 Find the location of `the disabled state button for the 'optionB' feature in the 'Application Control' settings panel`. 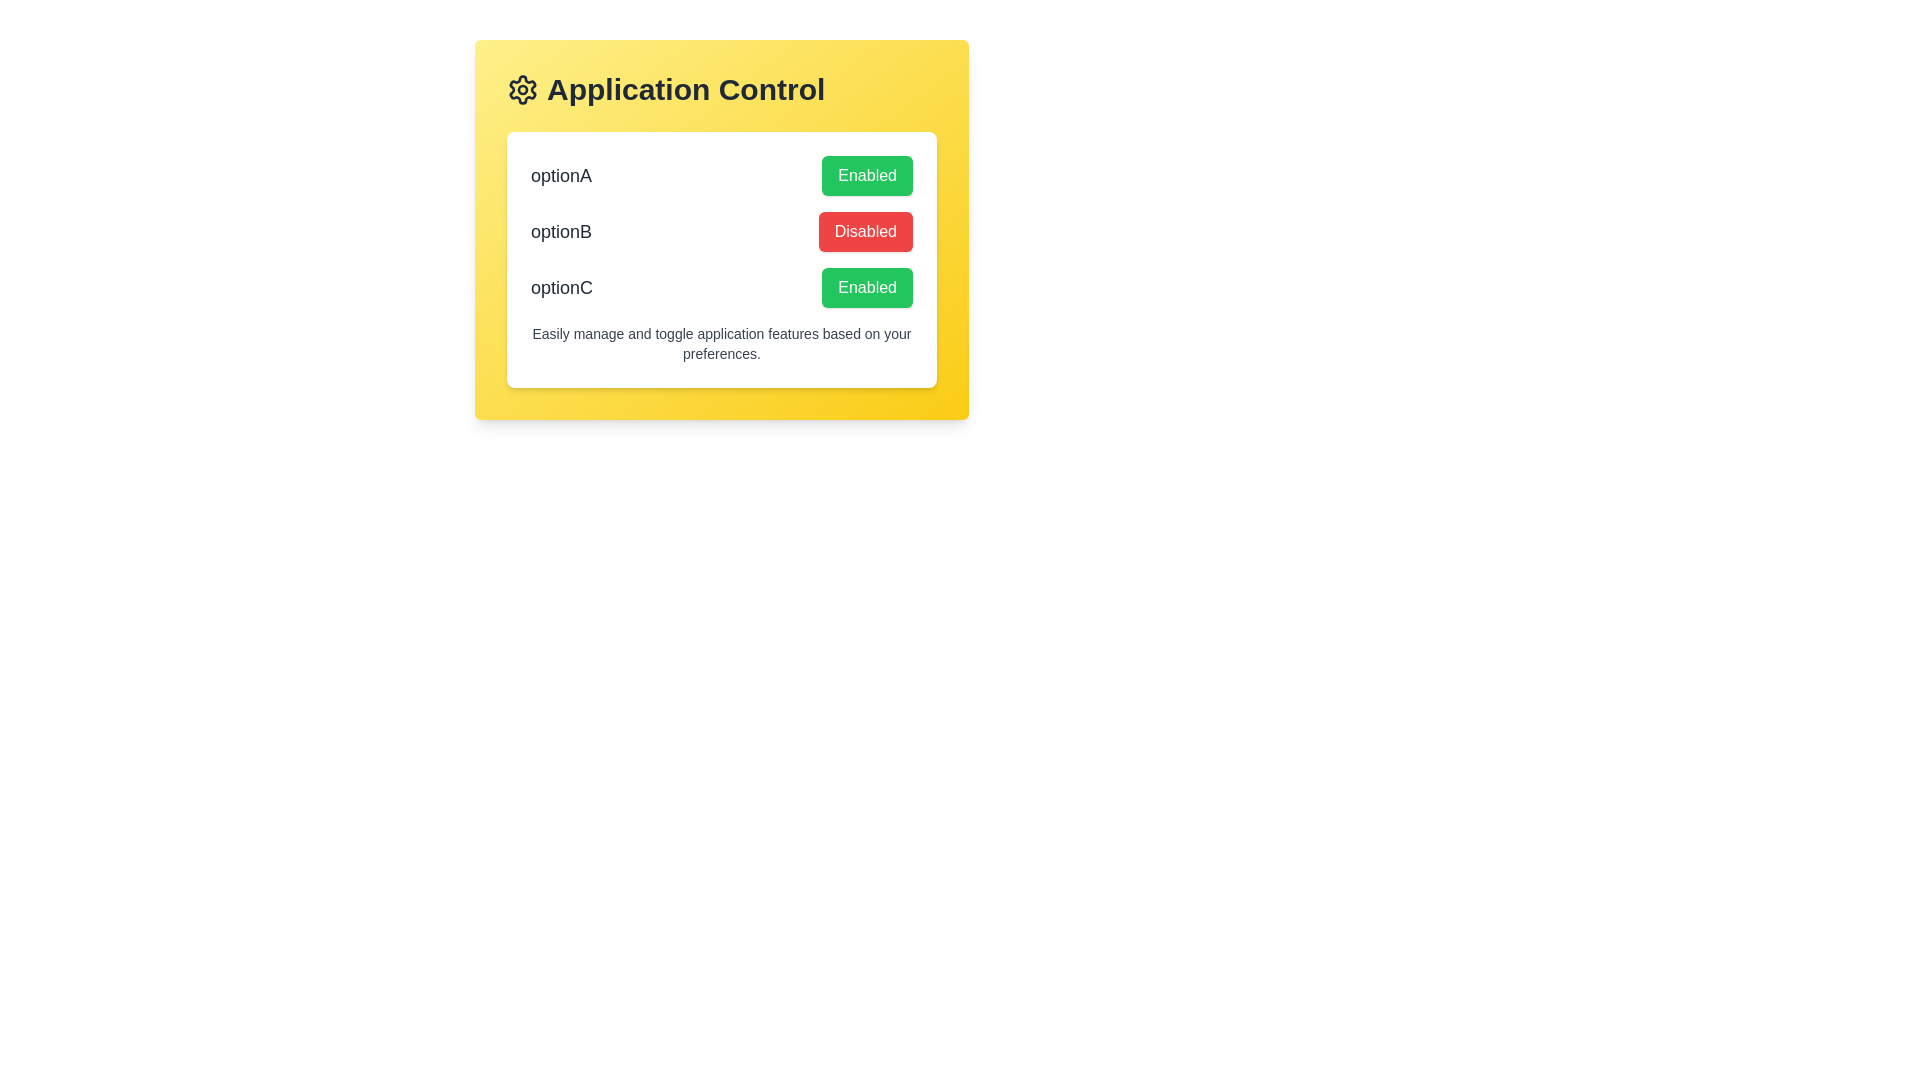

the disabled state button for the 'optionB' feature in the 'Application Control' settings panel is located at coordinates (865, 230).